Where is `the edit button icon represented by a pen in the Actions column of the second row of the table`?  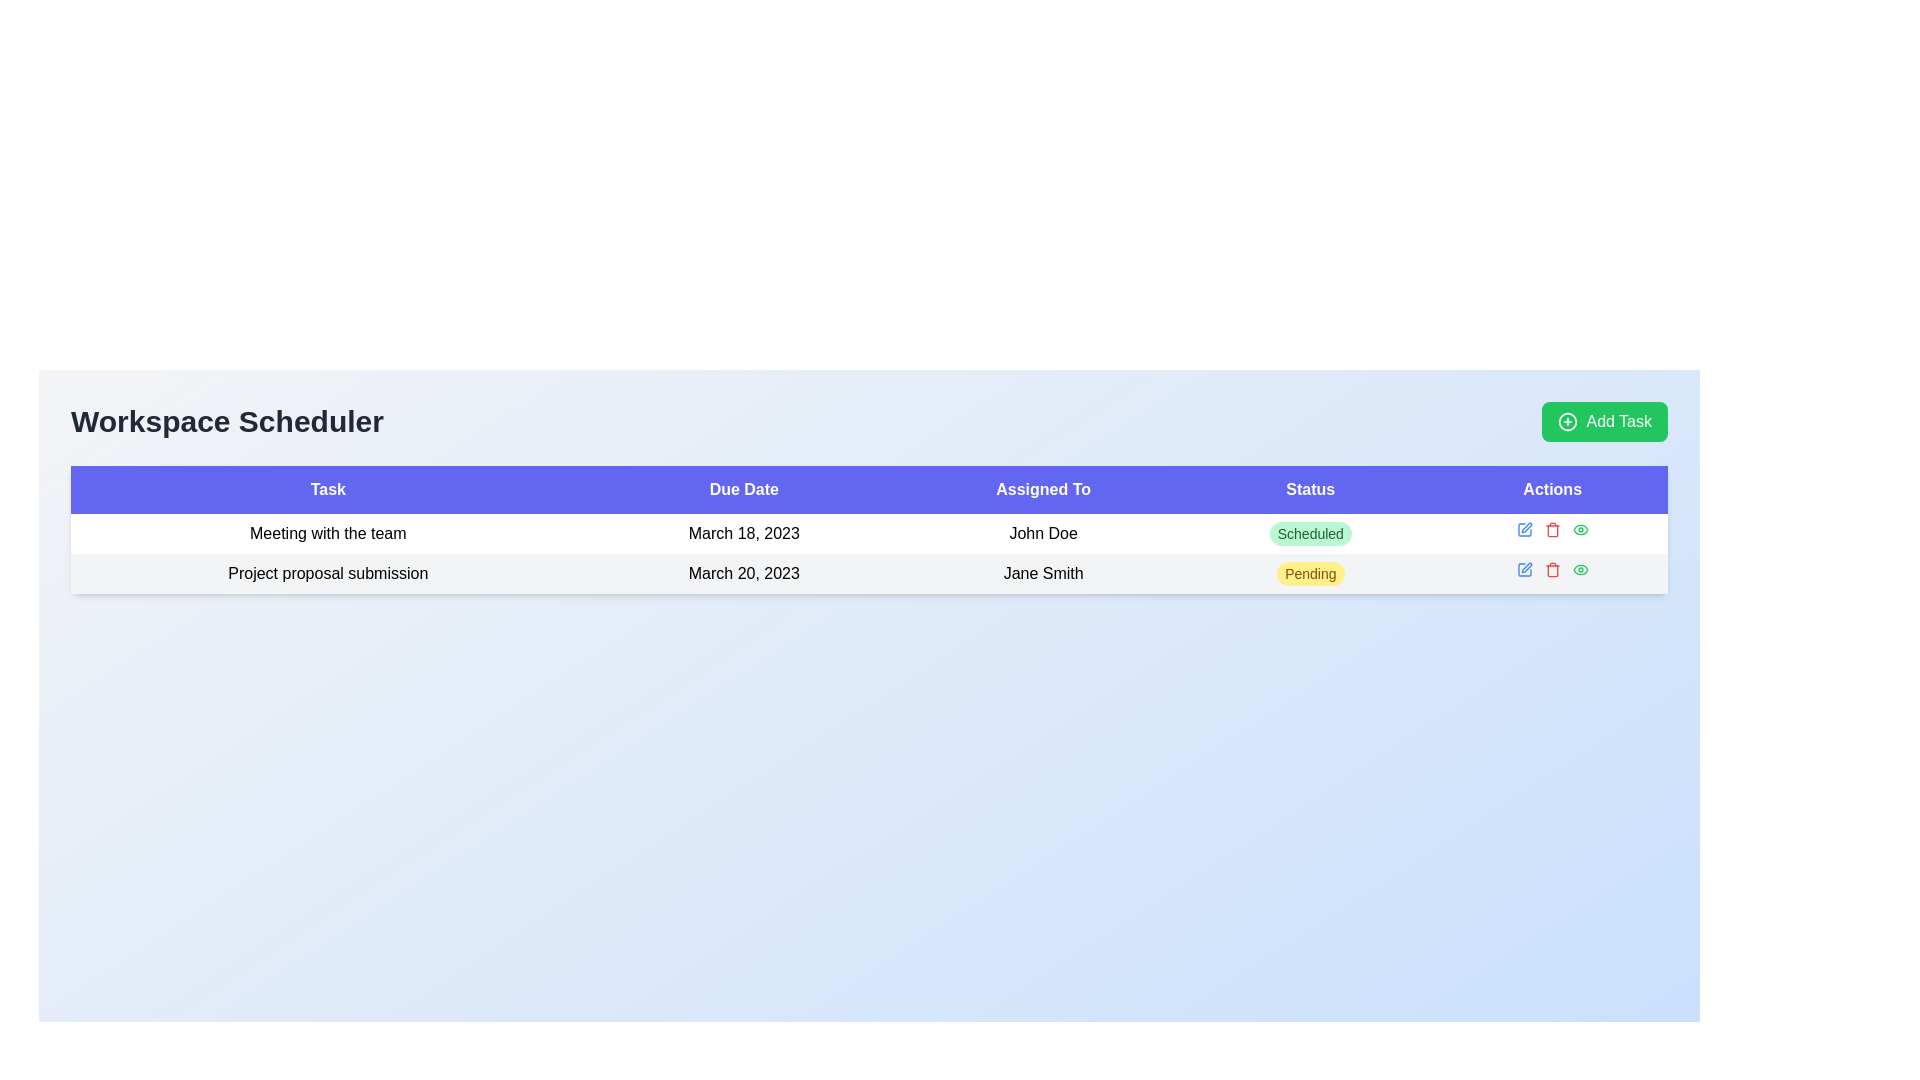 the edit button icon represented by a pen in the Actions column of the second row of the table is located at coordinates (1523, 528).